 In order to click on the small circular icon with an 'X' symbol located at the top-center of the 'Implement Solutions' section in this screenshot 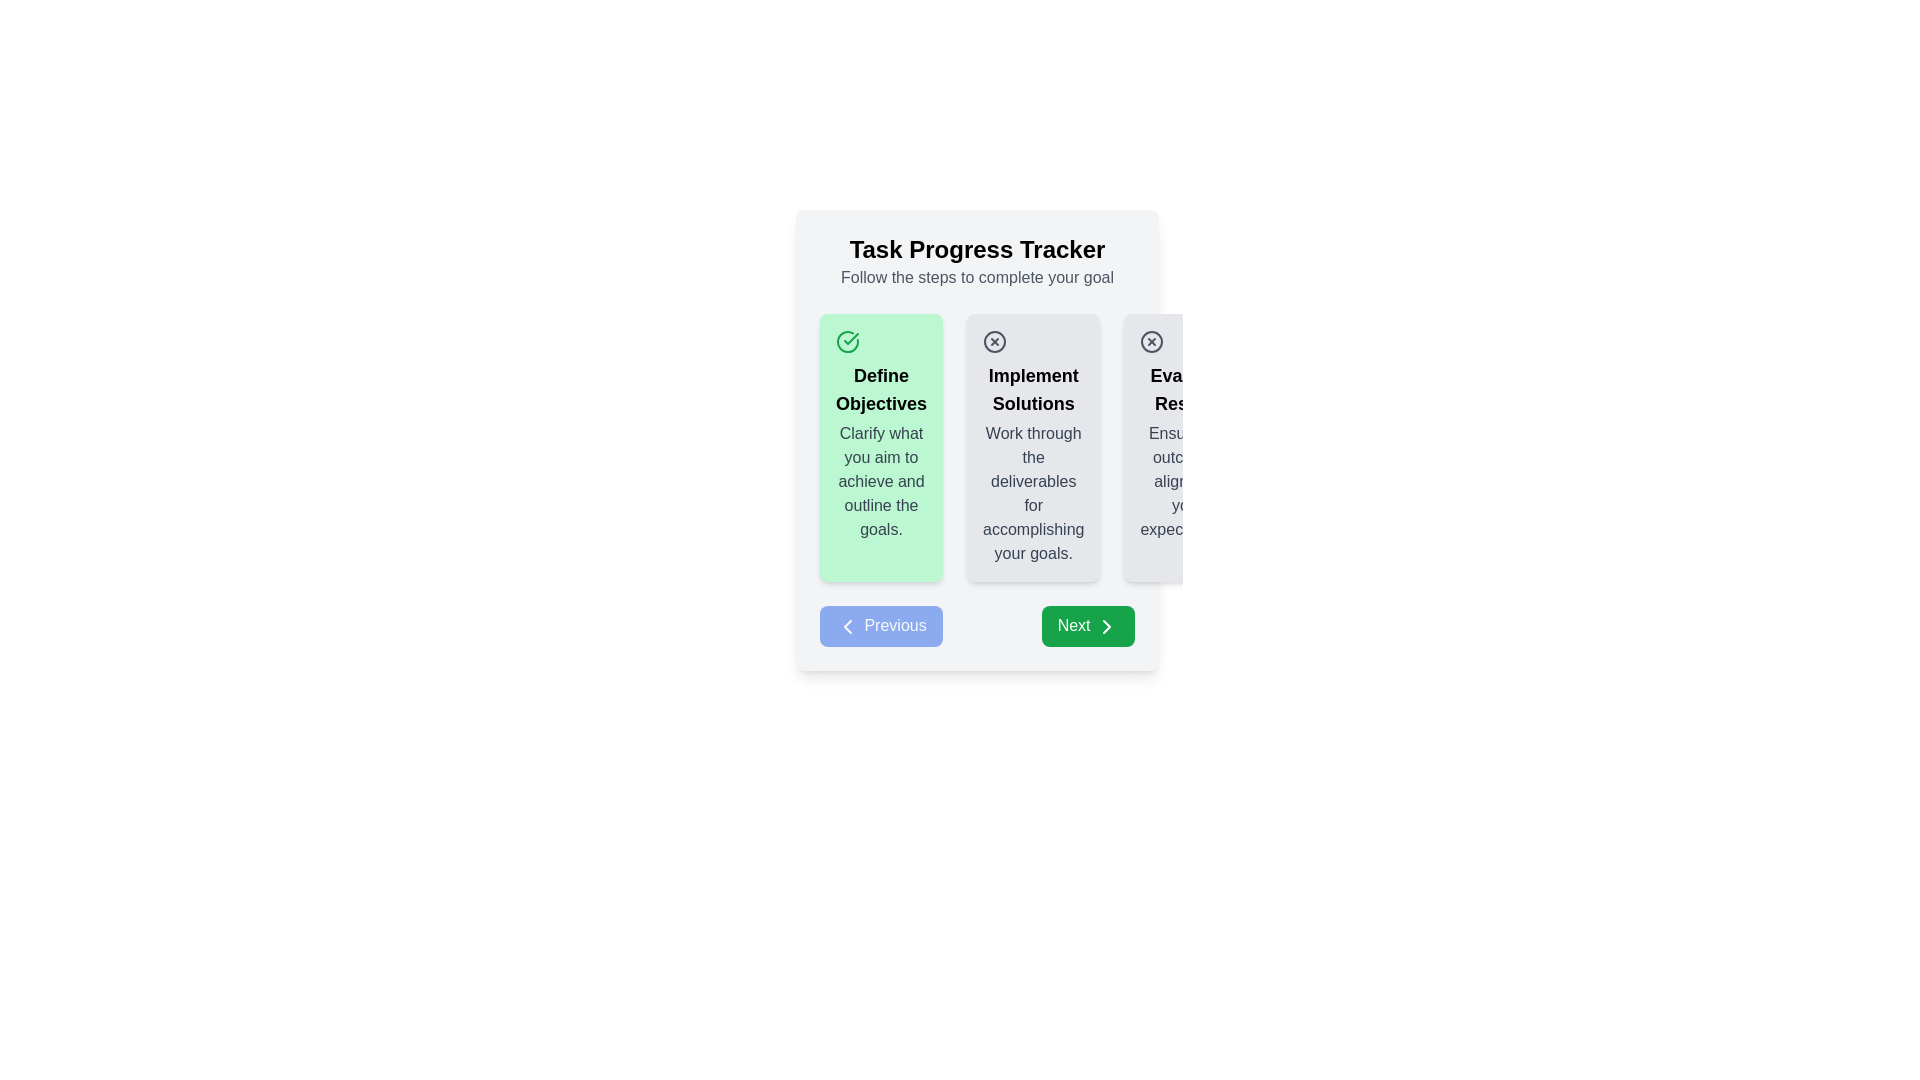, I will do `click(995, 341)`.